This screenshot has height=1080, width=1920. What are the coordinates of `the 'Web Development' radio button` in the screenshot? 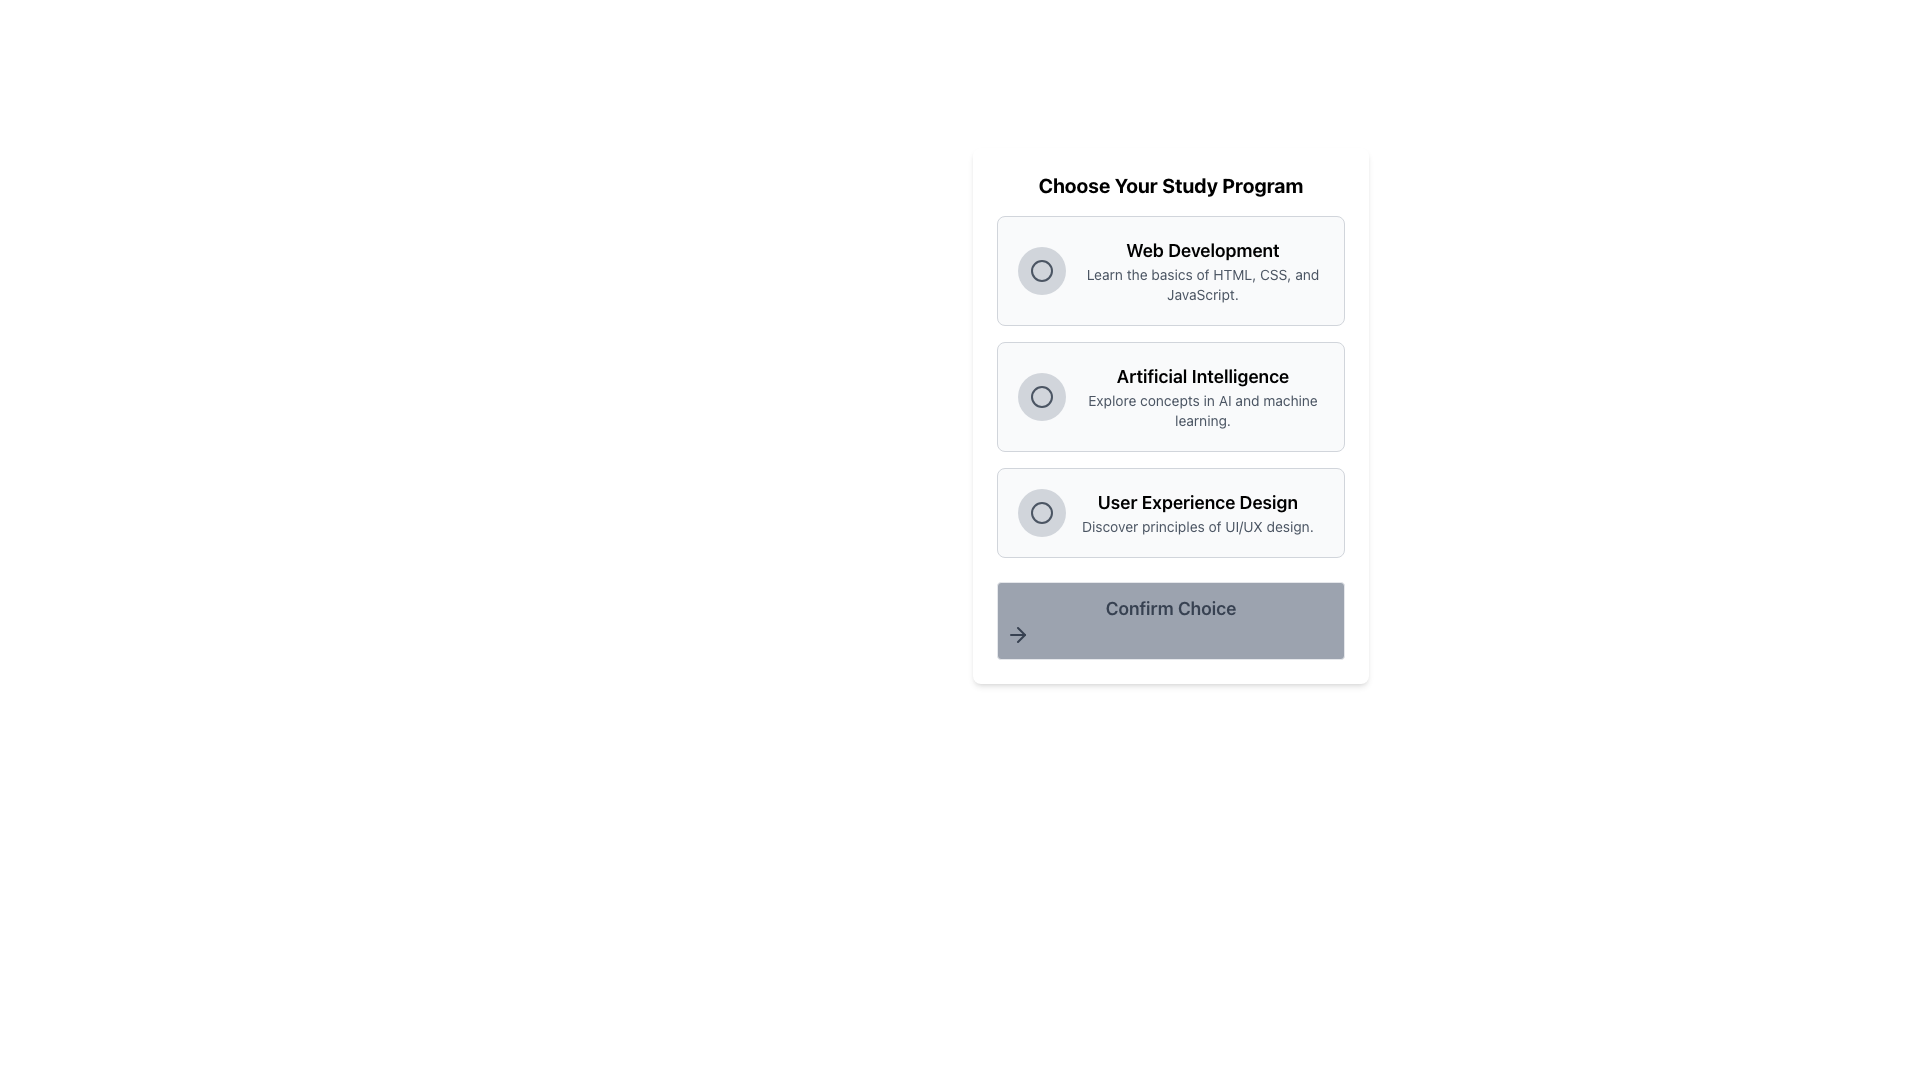 It's located at (1040, 270).